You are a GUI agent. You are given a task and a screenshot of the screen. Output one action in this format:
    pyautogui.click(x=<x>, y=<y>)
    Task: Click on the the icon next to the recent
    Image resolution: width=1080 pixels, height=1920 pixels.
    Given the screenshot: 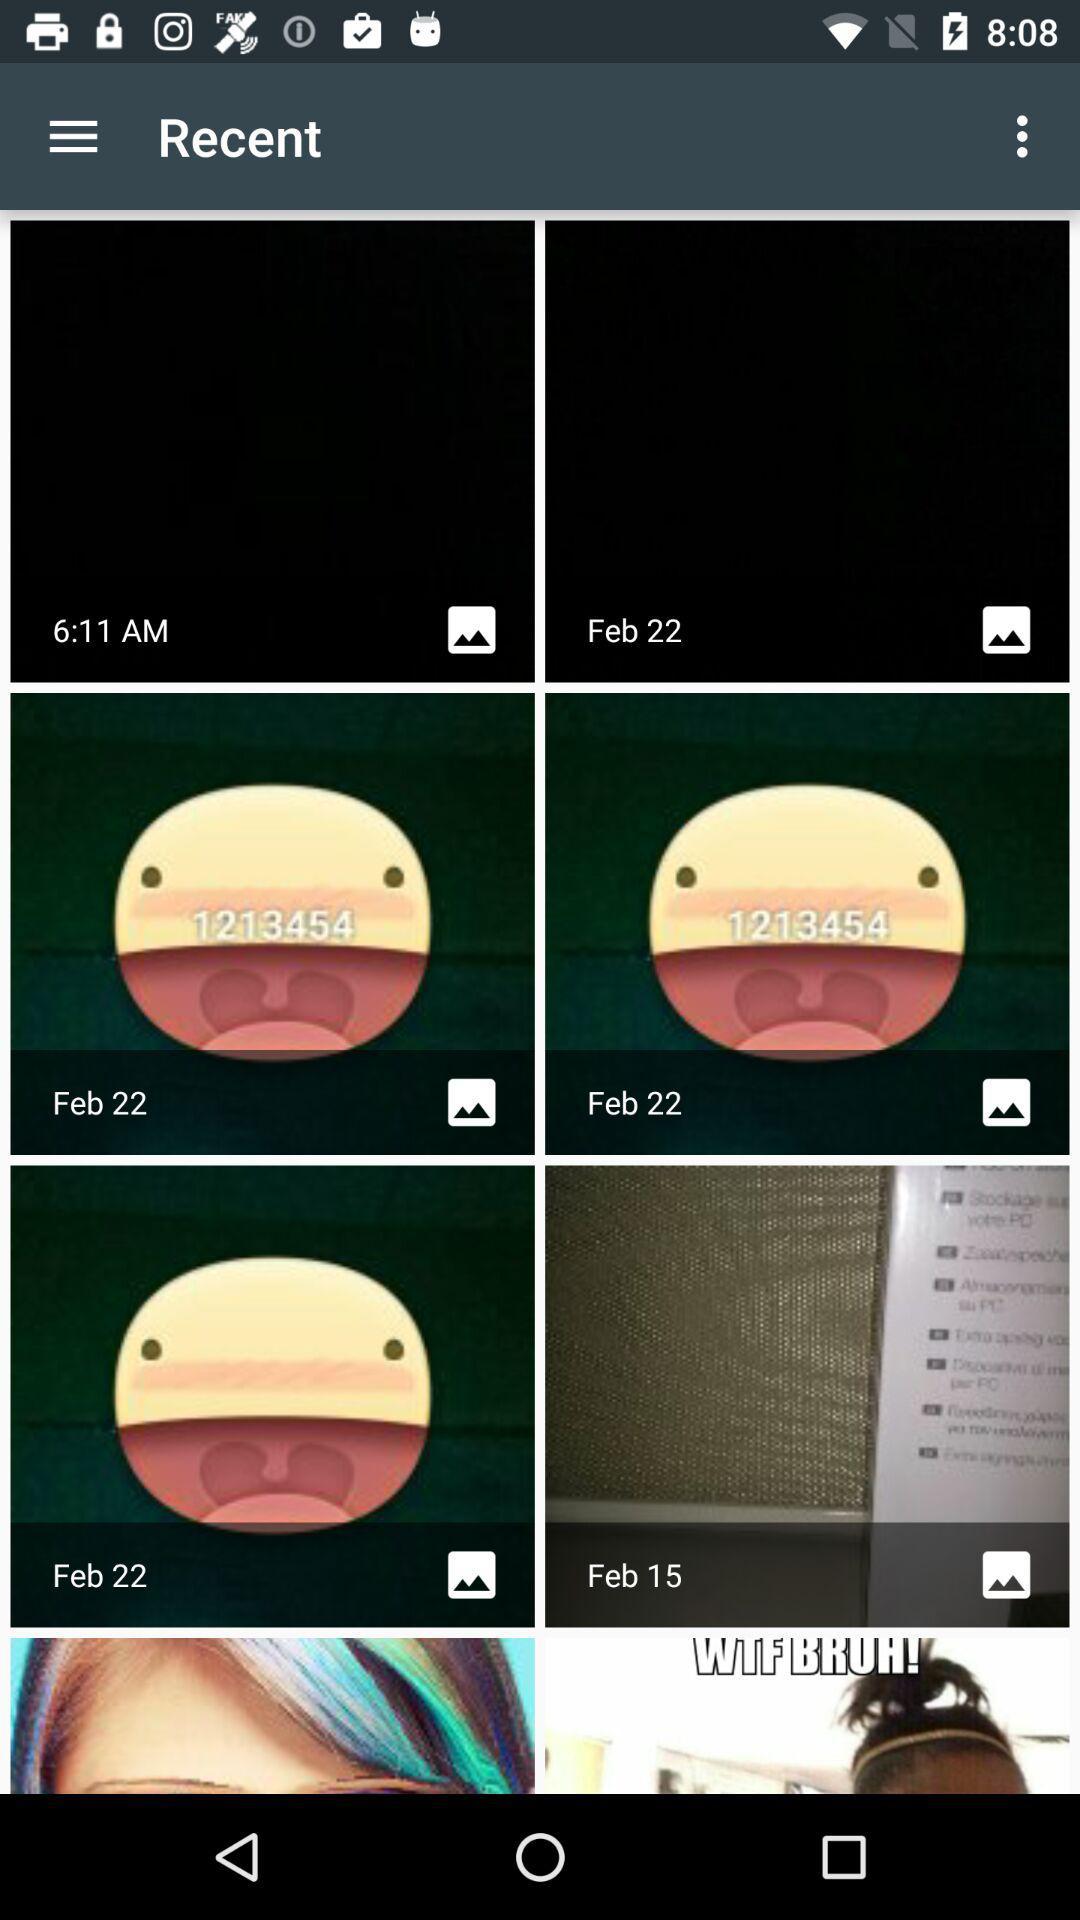 What is the action you would take?
    pyautogui.click(x=1027, y=135)
    